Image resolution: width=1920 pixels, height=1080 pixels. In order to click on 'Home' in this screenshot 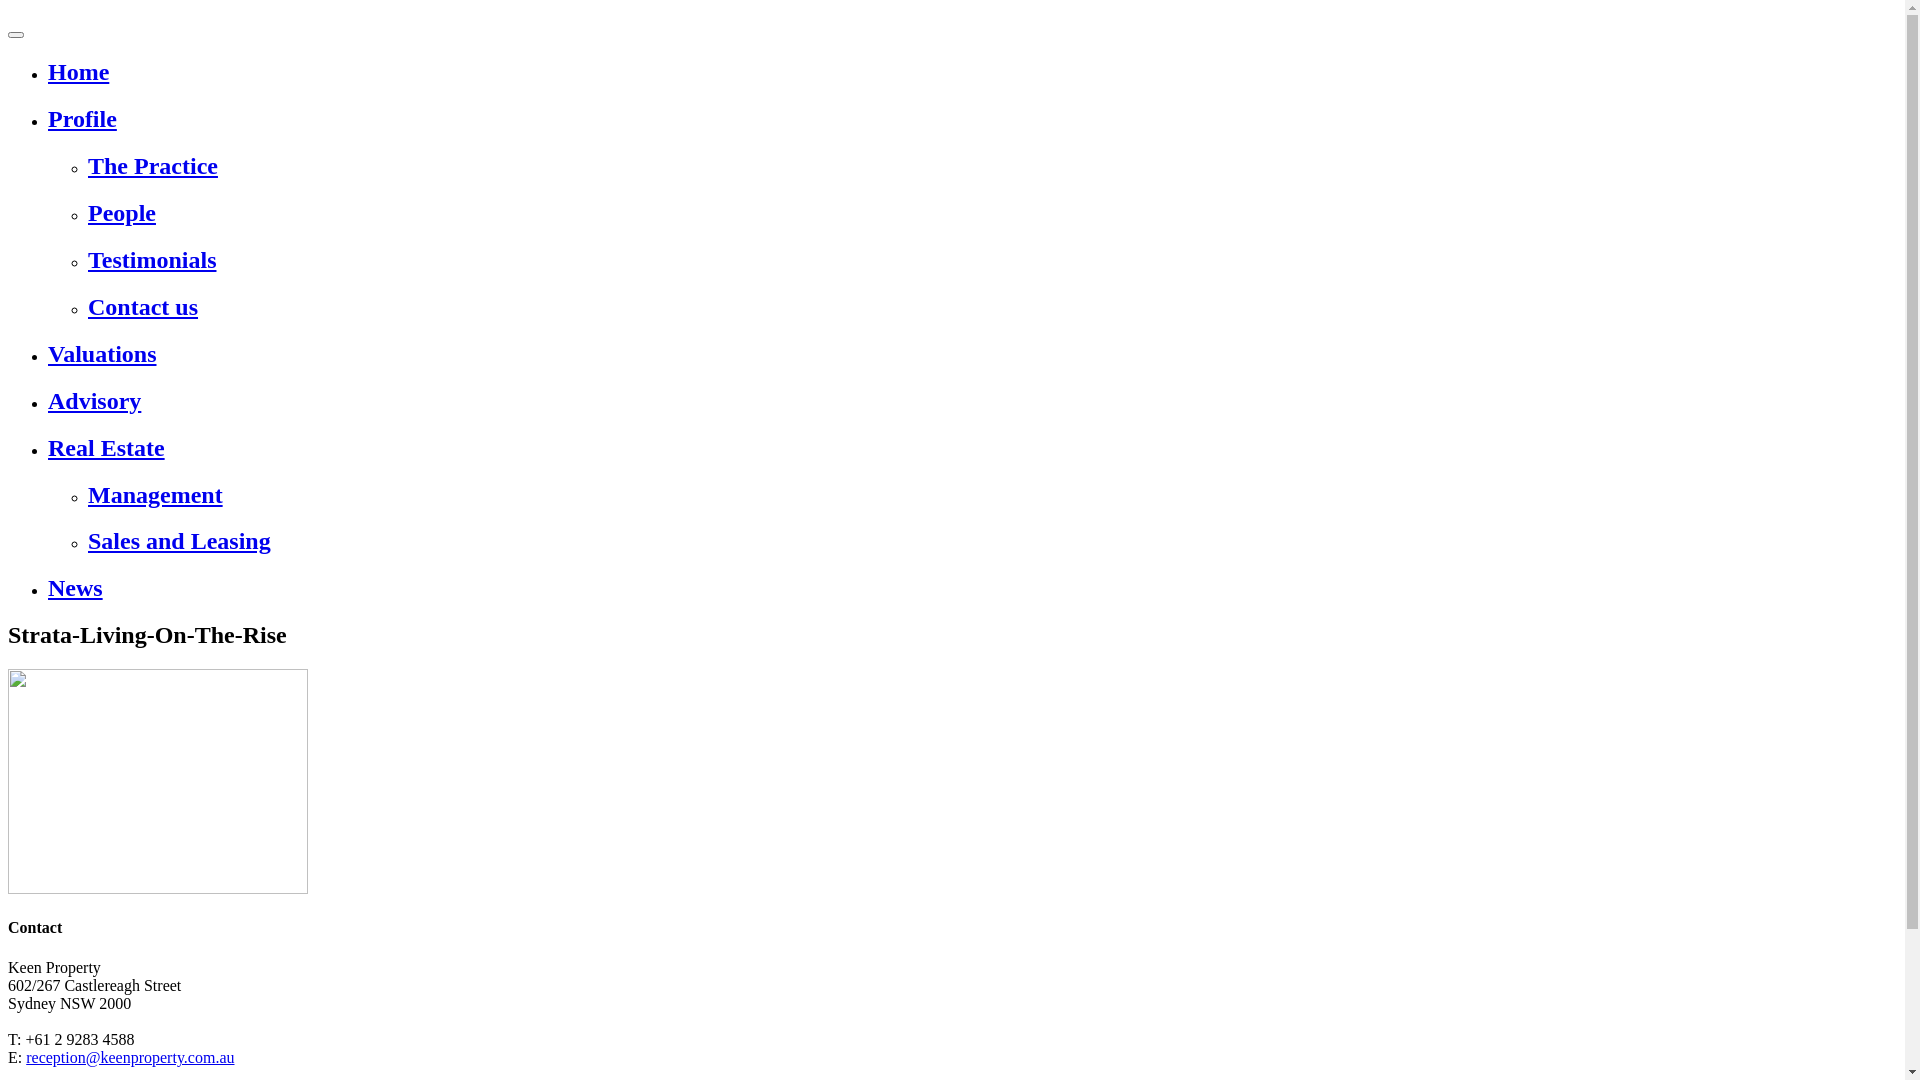, I will do `click(48, 71)`.